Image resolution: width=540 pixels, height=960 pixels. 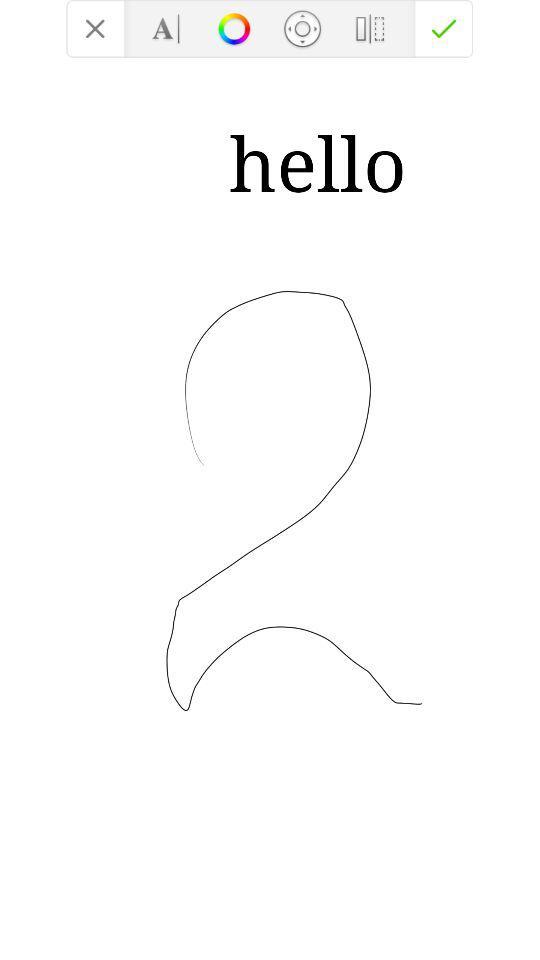 I want to click on expand image, so click(x=301, y=27).